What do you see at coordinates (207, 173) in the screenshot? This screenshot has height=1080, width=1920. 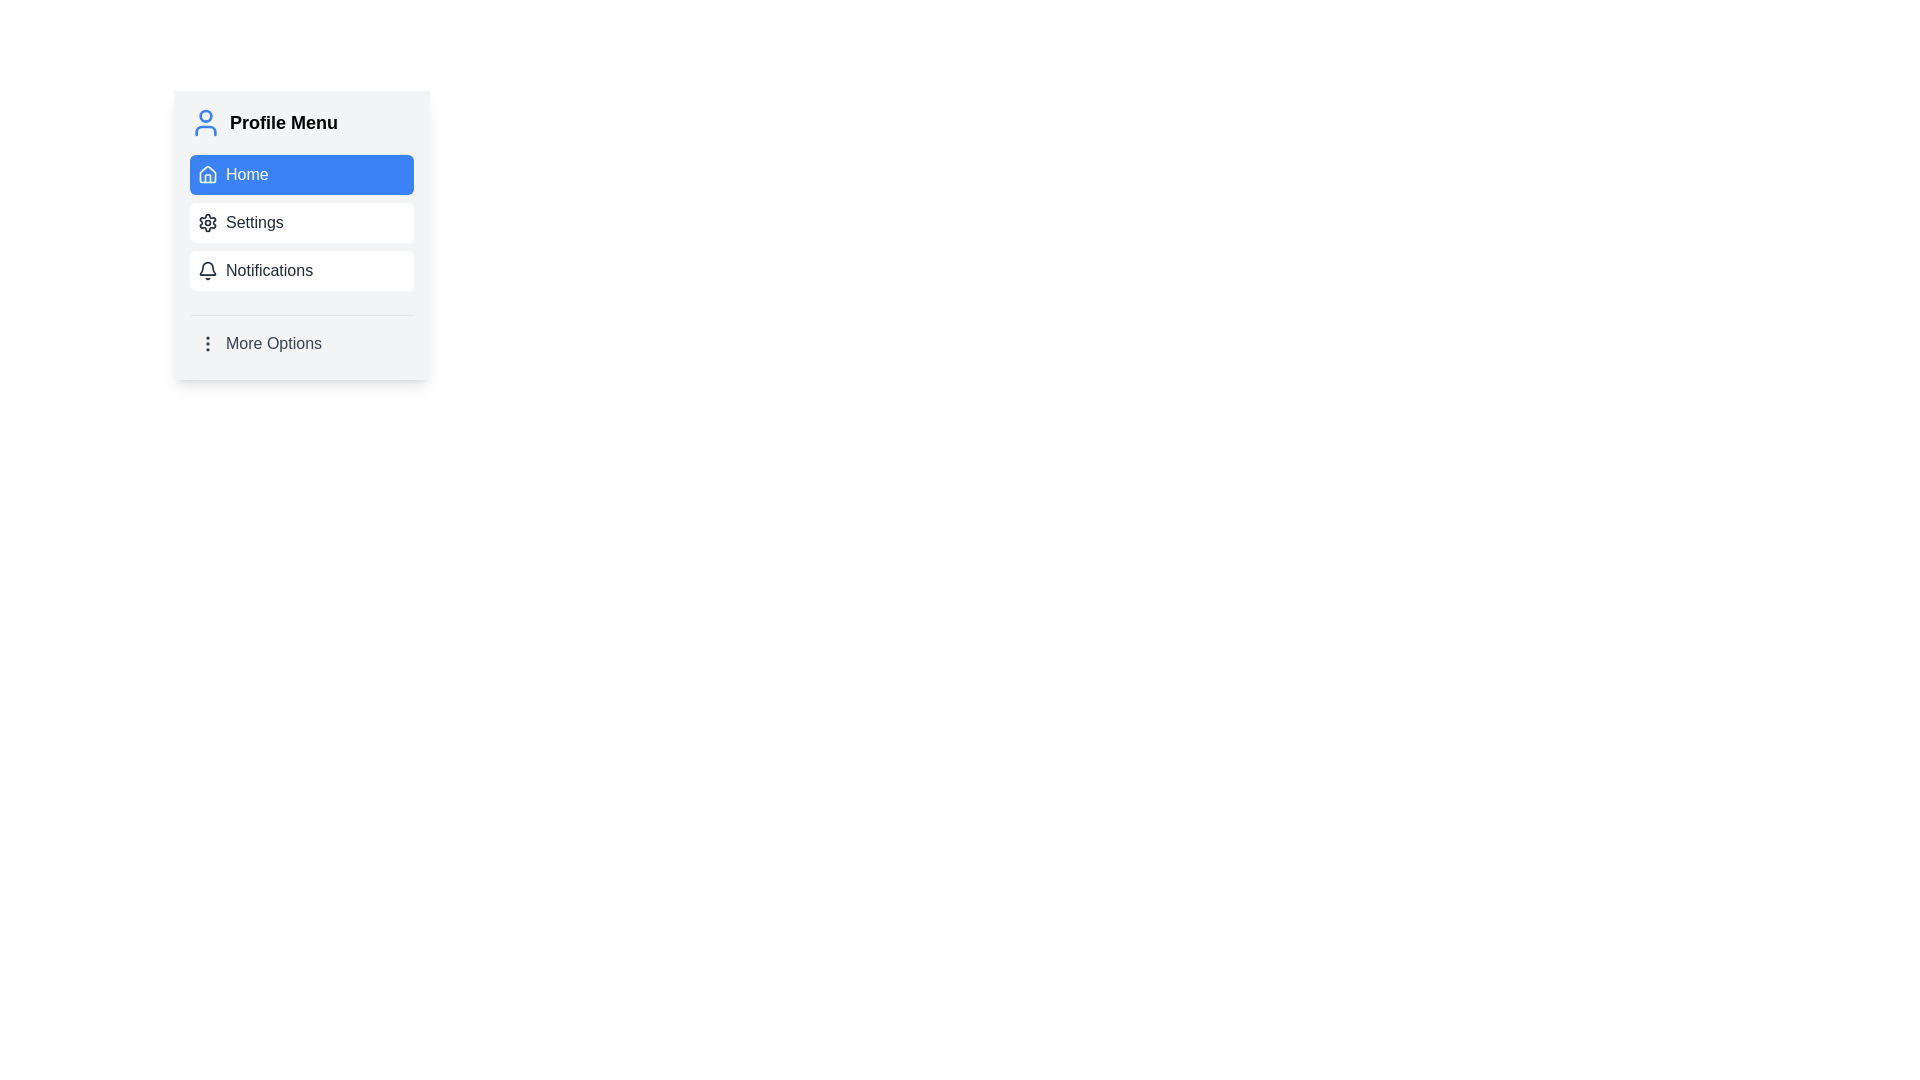 I see `the home navigation icon located in the top menu of the vertical structure` at bounding box center [207, 173].